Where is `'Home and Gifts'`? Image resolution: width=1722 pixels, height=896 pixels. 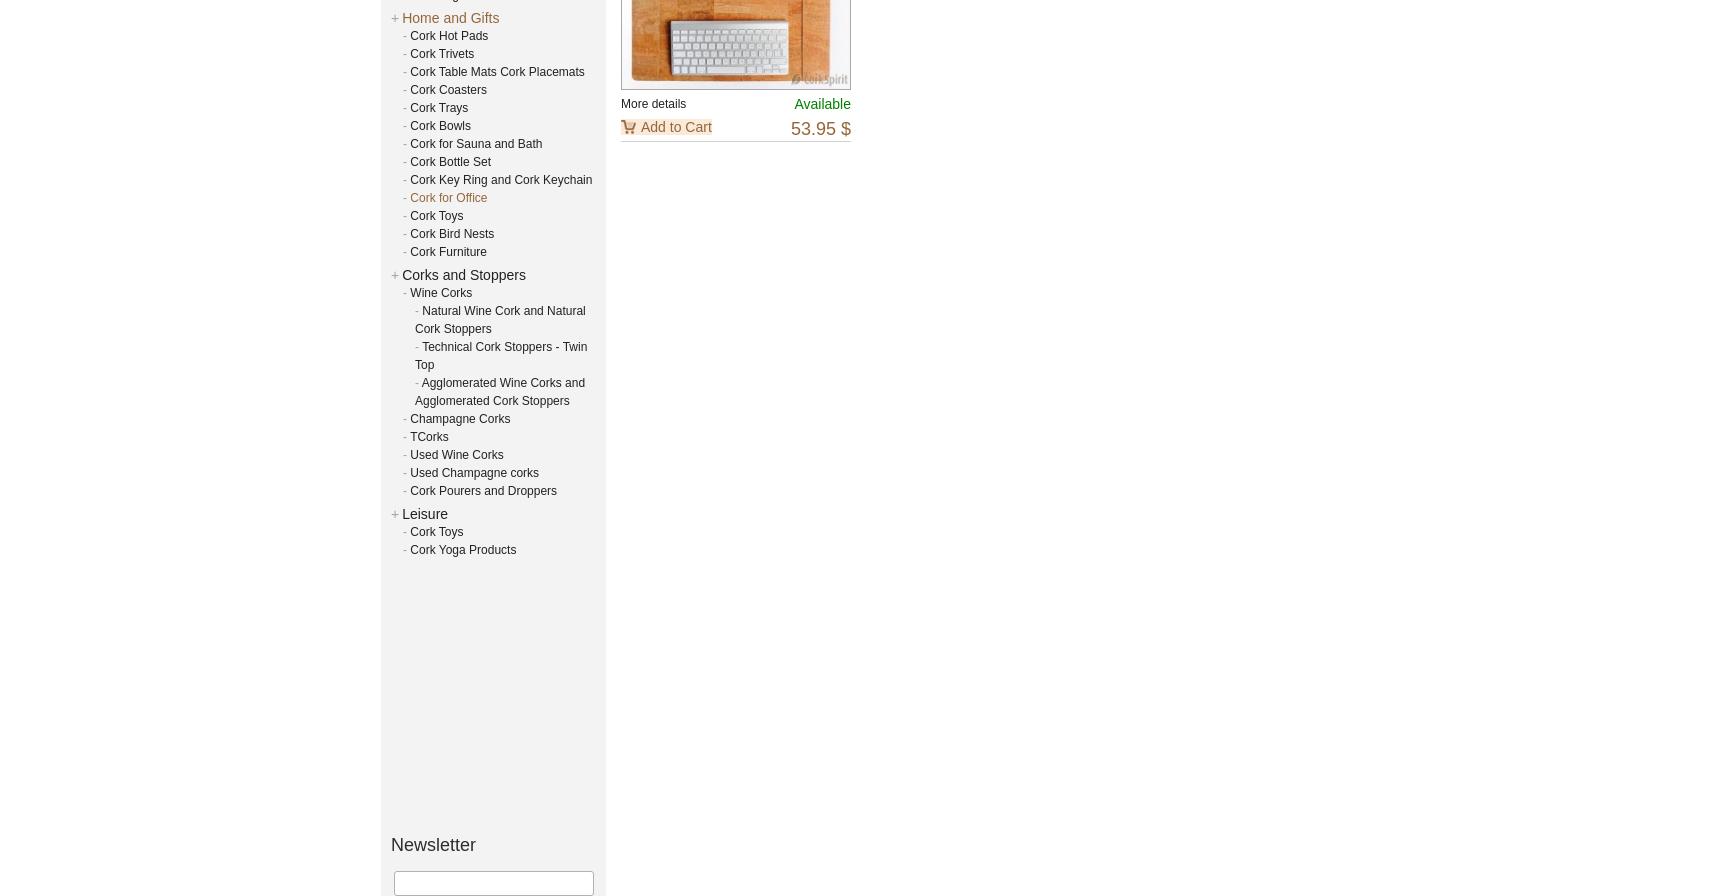
'Home and Gifts' is located at coordinates (449, 17).